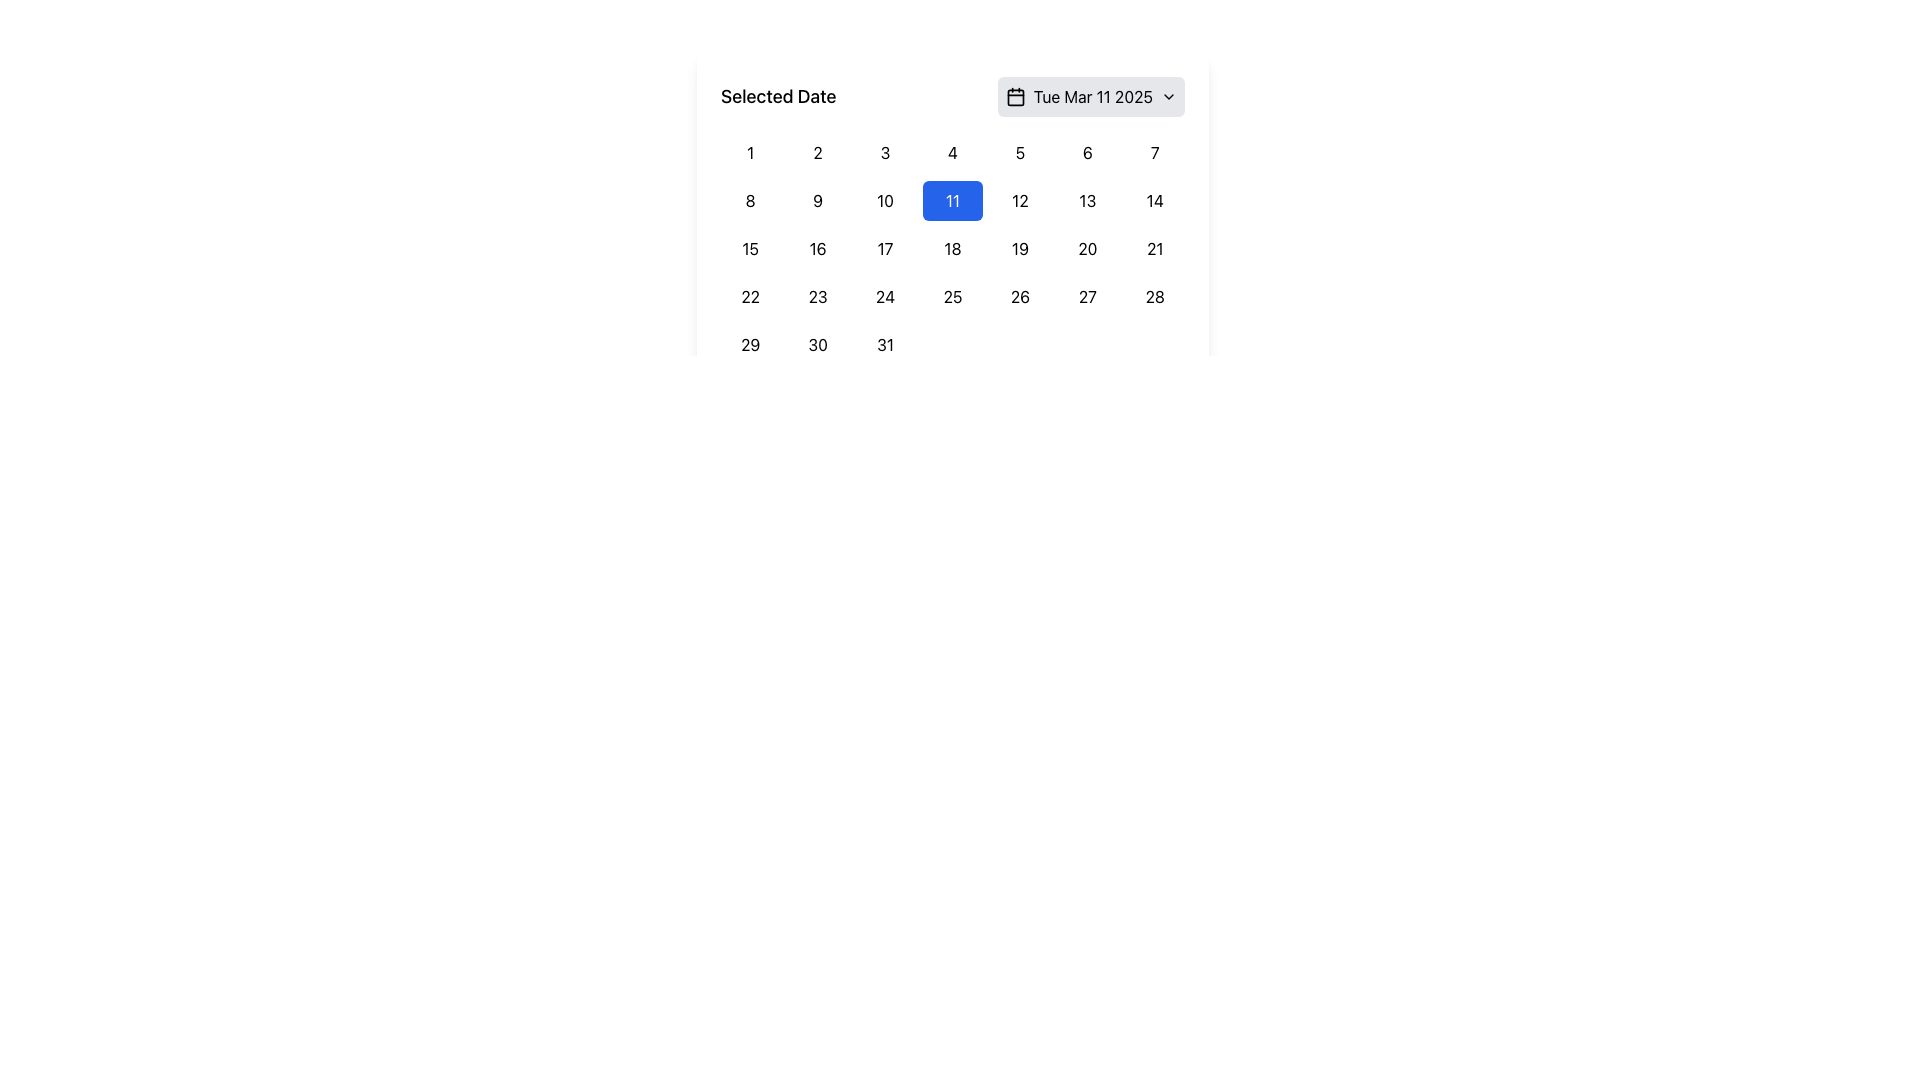  I want to click on the rounded rectangular button labeled '22' in the fourth row and first column of the calendar interface, so click(749, 297).